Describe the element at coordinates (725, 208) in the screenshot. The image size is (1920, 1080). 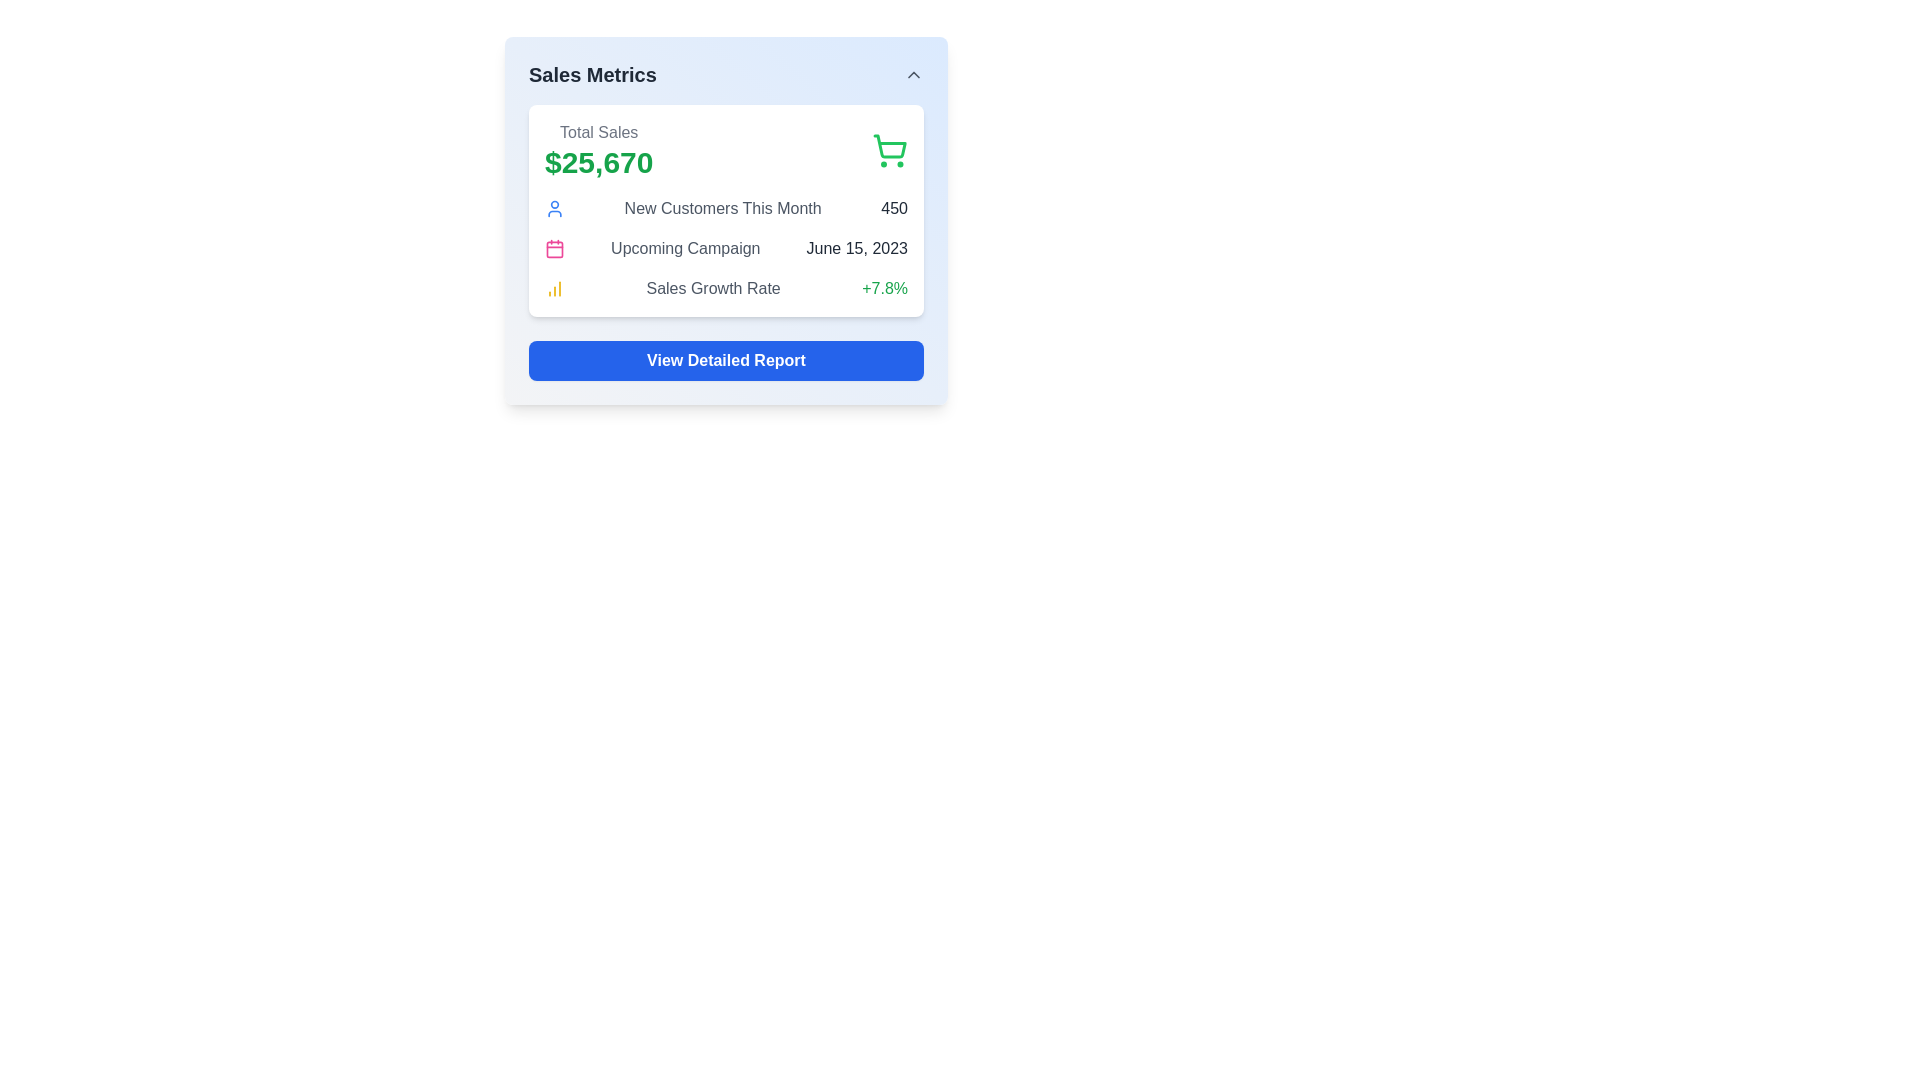
I see `information displayed in the 'New Customers This Month' row of the Sales Metrics section, which shows the number '450'` at that location.